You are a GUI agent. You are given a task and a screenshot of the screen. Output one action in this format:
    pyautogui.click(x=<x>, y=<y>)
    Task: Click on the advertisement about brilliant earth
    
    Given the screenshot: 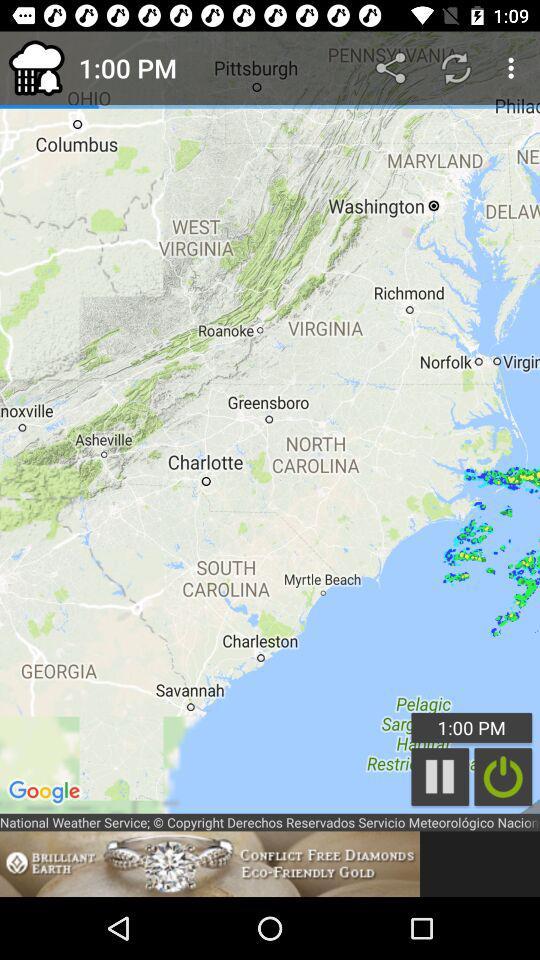 What is the action you would take?
    pyautogui.click(x=209, y=863)
    